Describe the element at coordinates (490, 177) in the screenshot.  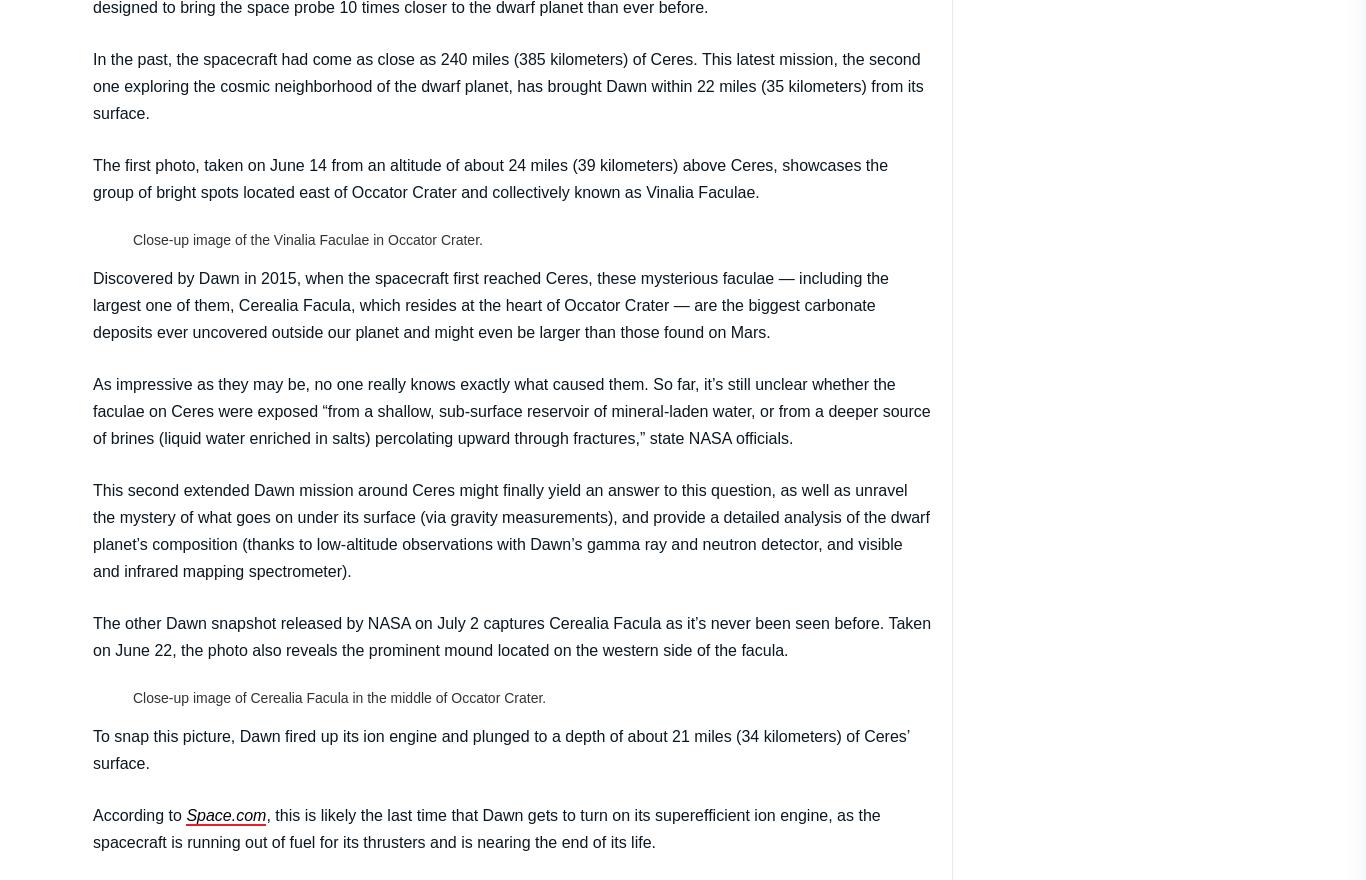
I see `'The first photo, taken on June 14 from an altitude of about 24 miles (39 kilometers) above Ceres, showcases the group of bright spots located east of Occator Crater and collectively known as Vinalia Faculae.'` at that location.